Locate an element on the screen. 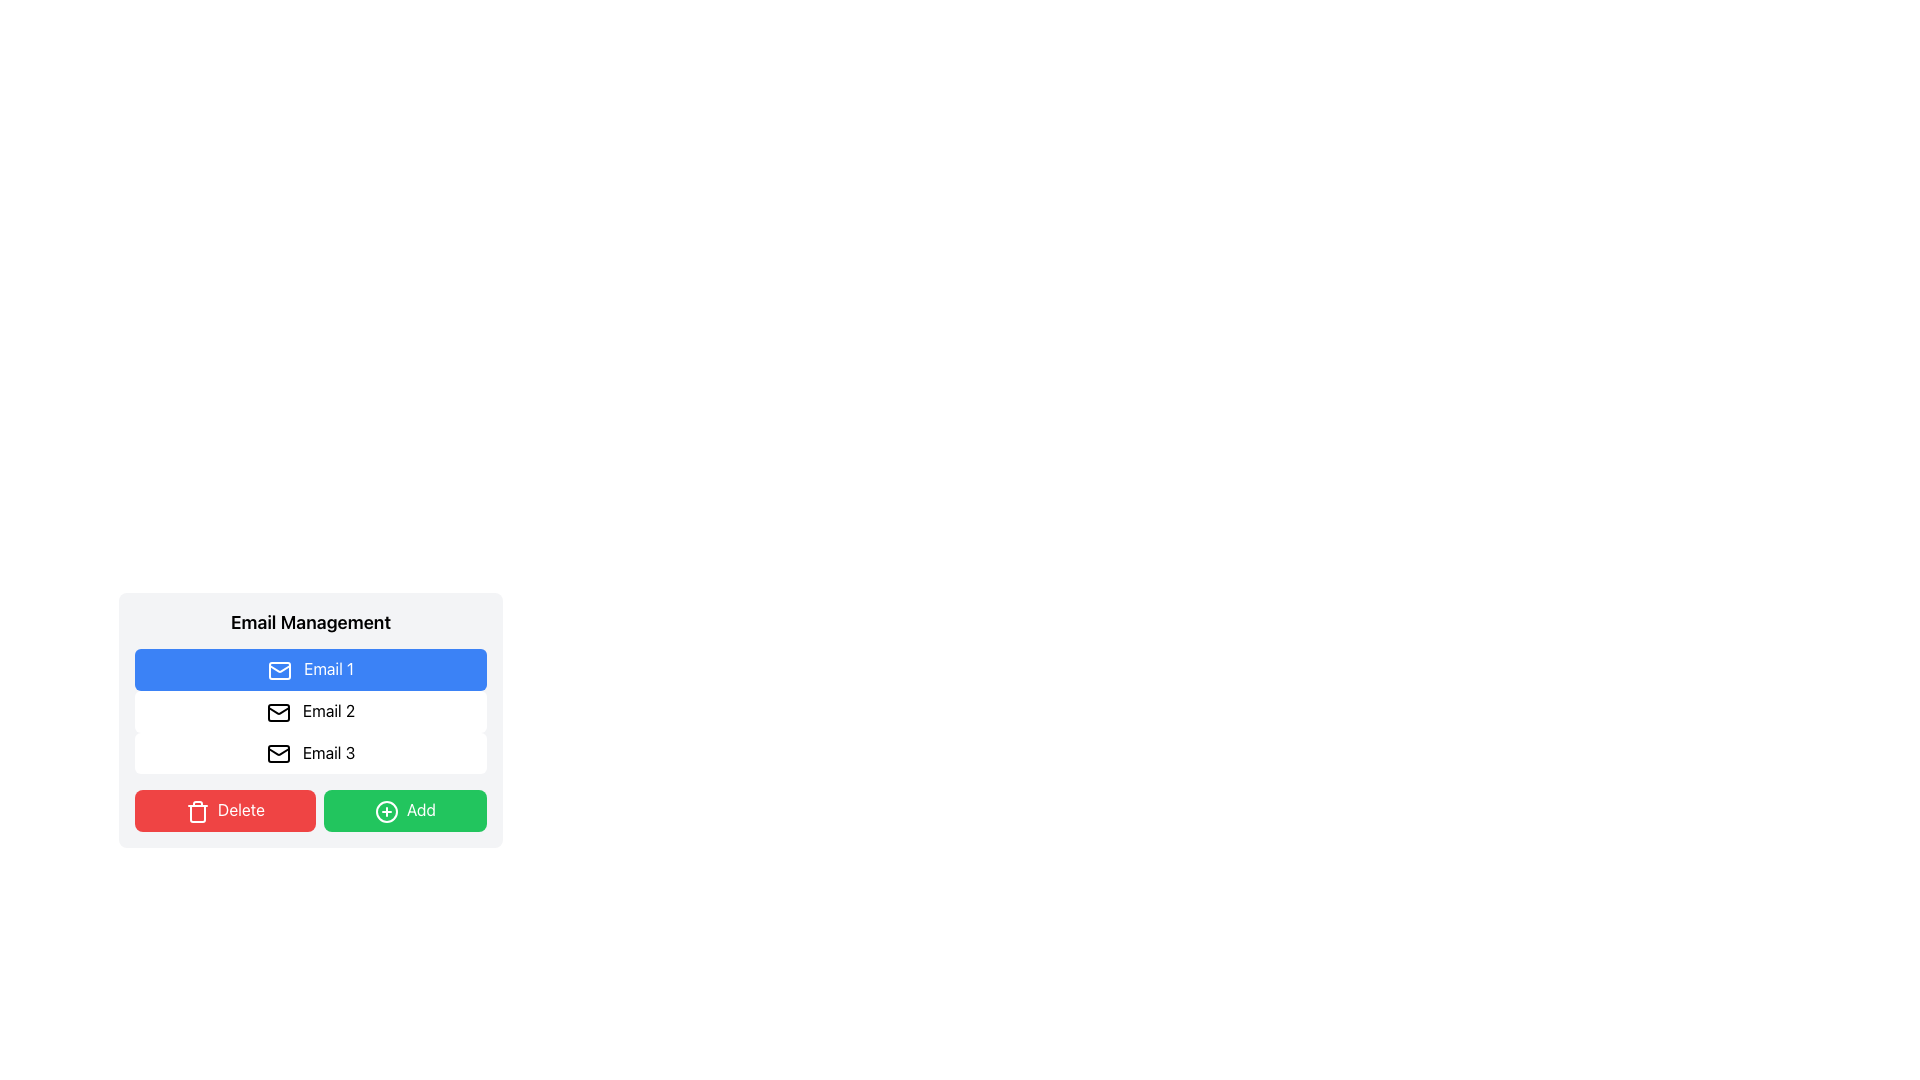 The height and width of the screenshot is (1080, 1920). the envelope-shaped icon that is part of the 'Email 1' button, located on a blue background in the 'Email Management' section is located at coordinates (278, 670).